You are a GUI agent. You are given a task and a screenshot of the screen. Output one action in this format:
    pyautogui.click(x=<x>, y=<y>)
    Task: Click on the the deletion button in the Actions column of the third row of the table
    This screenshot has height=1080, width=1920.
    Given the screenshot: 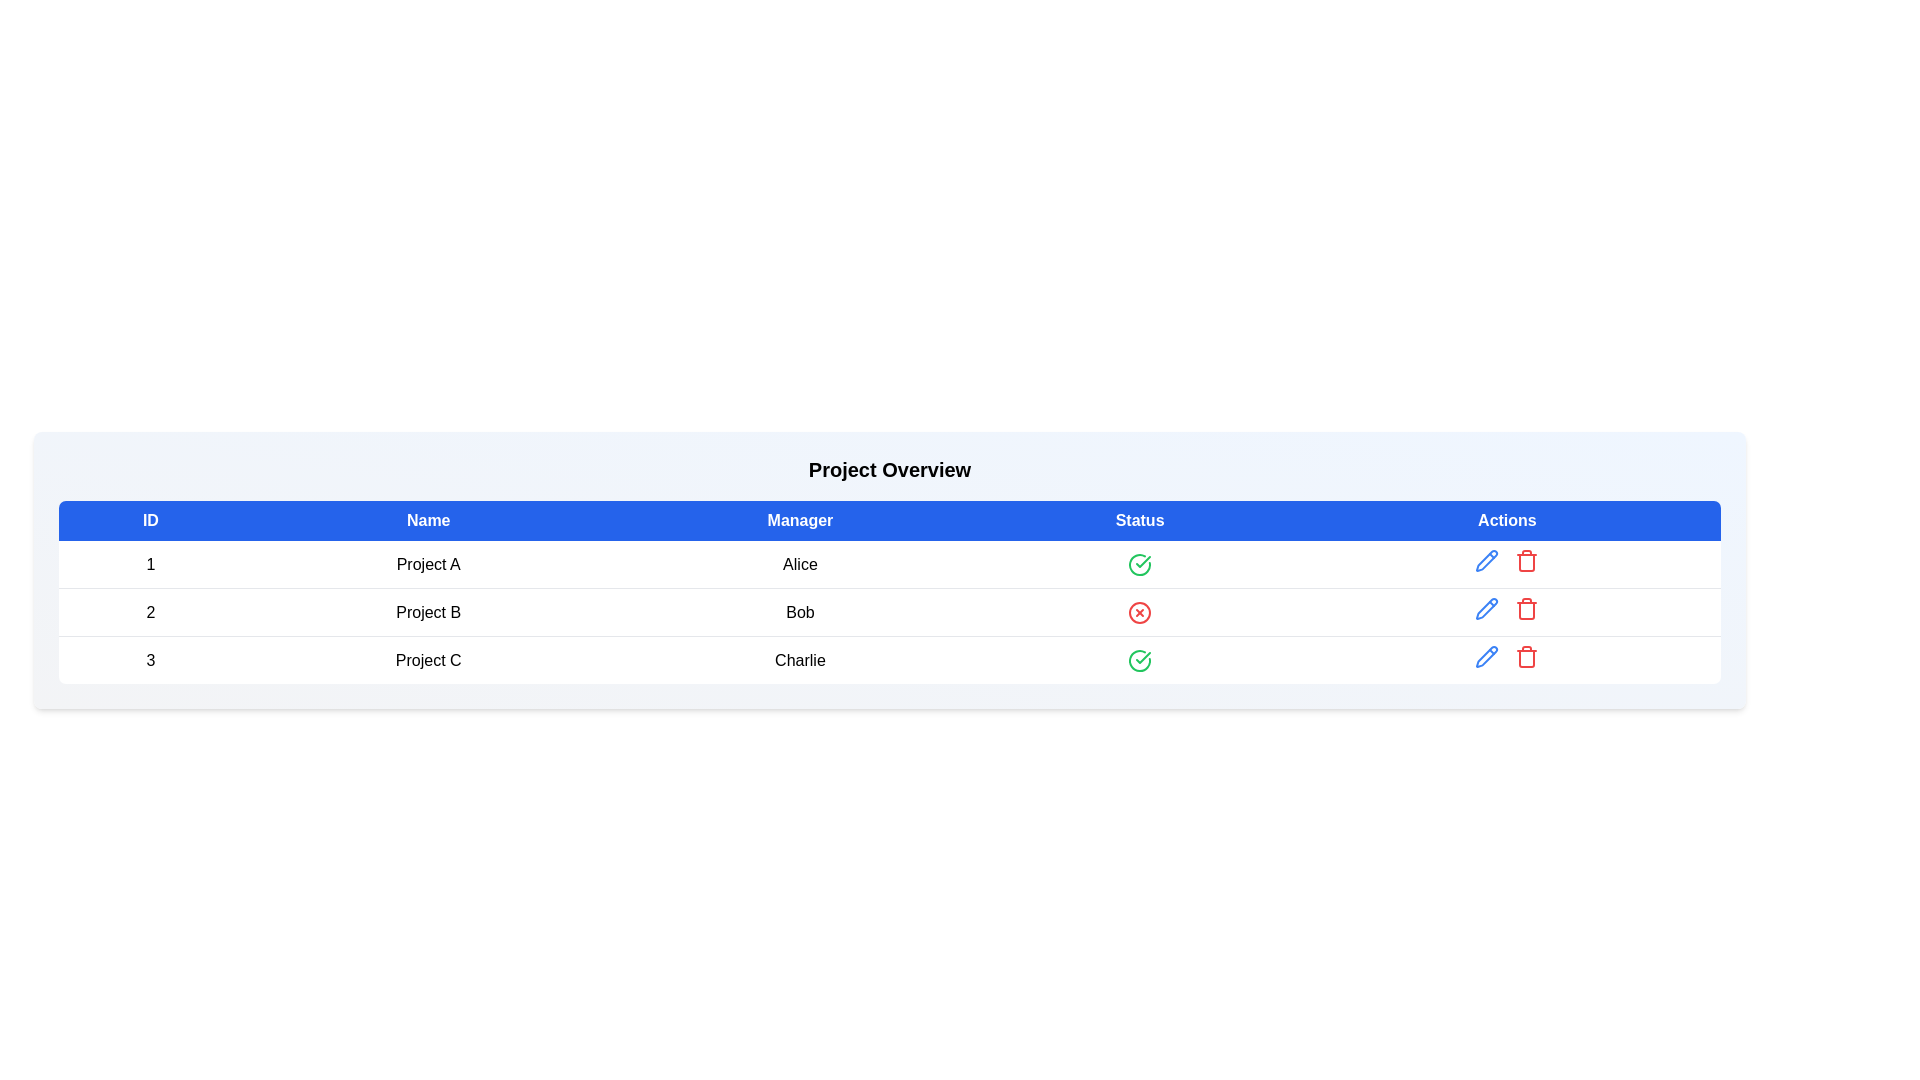 What is the action you would take?
    pyautogui.click(x=1526, y=656)
    